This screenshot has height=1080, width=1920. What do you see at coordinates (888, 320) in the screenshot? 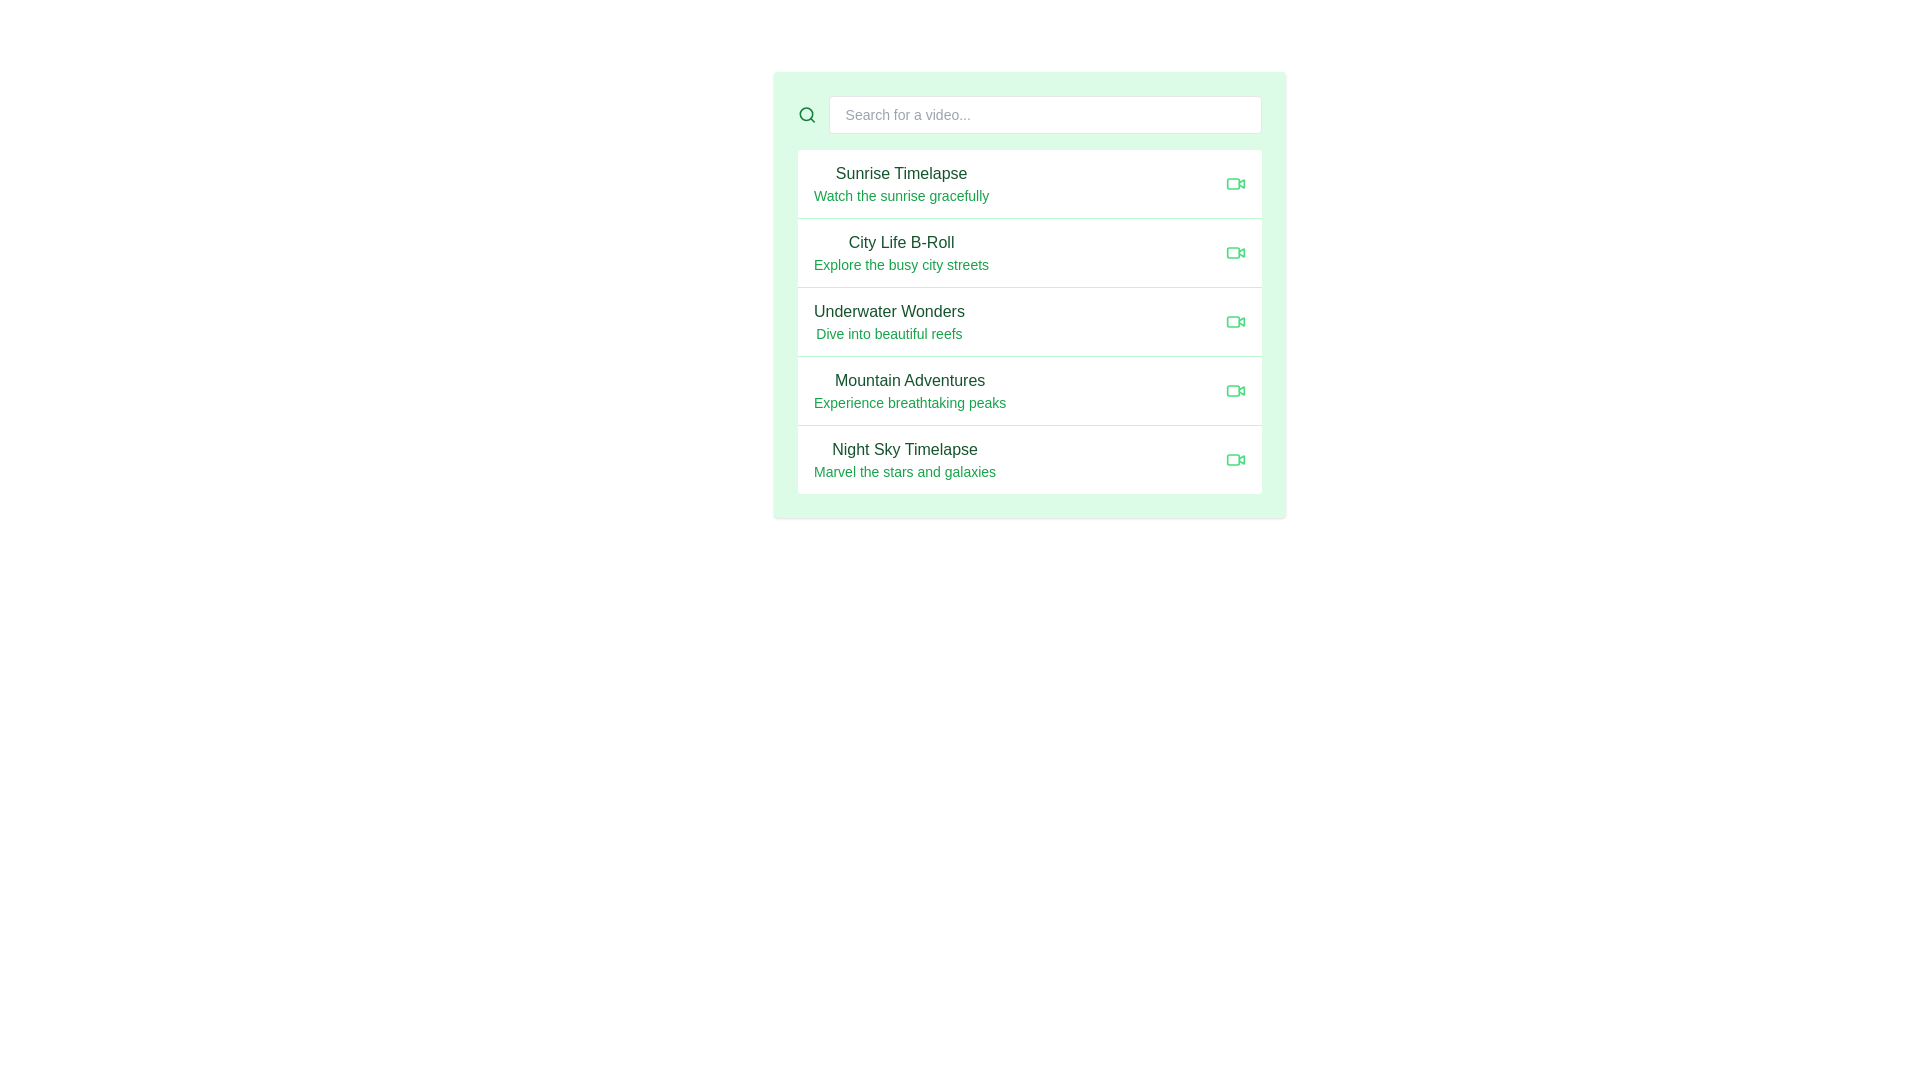
I see `the text block that serves as a title and description for a video or related media item, positioned between 'City Life B-Roll' and 'Mountain Adventures' in the vertical list` at bounding box center [888, 320].